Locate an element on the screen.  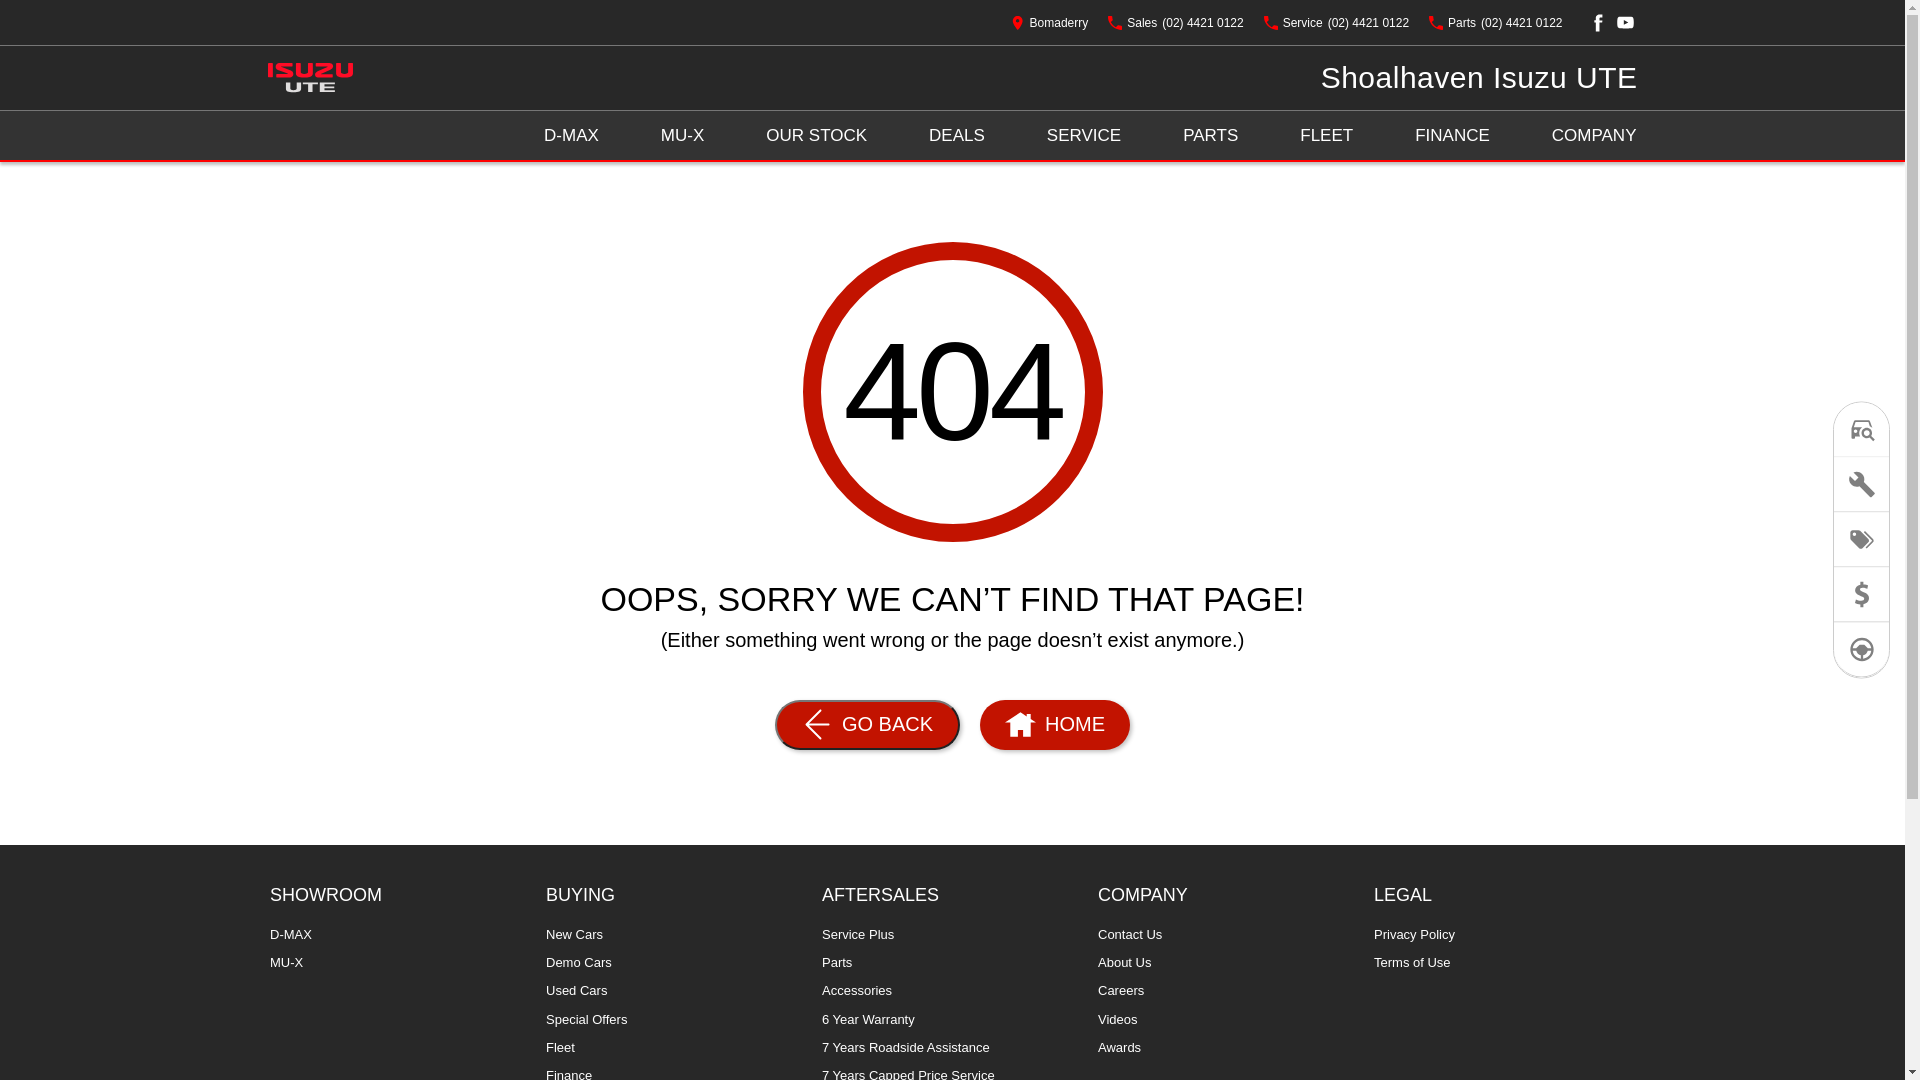
'Used Cars' is located at coordinates (575, 995).